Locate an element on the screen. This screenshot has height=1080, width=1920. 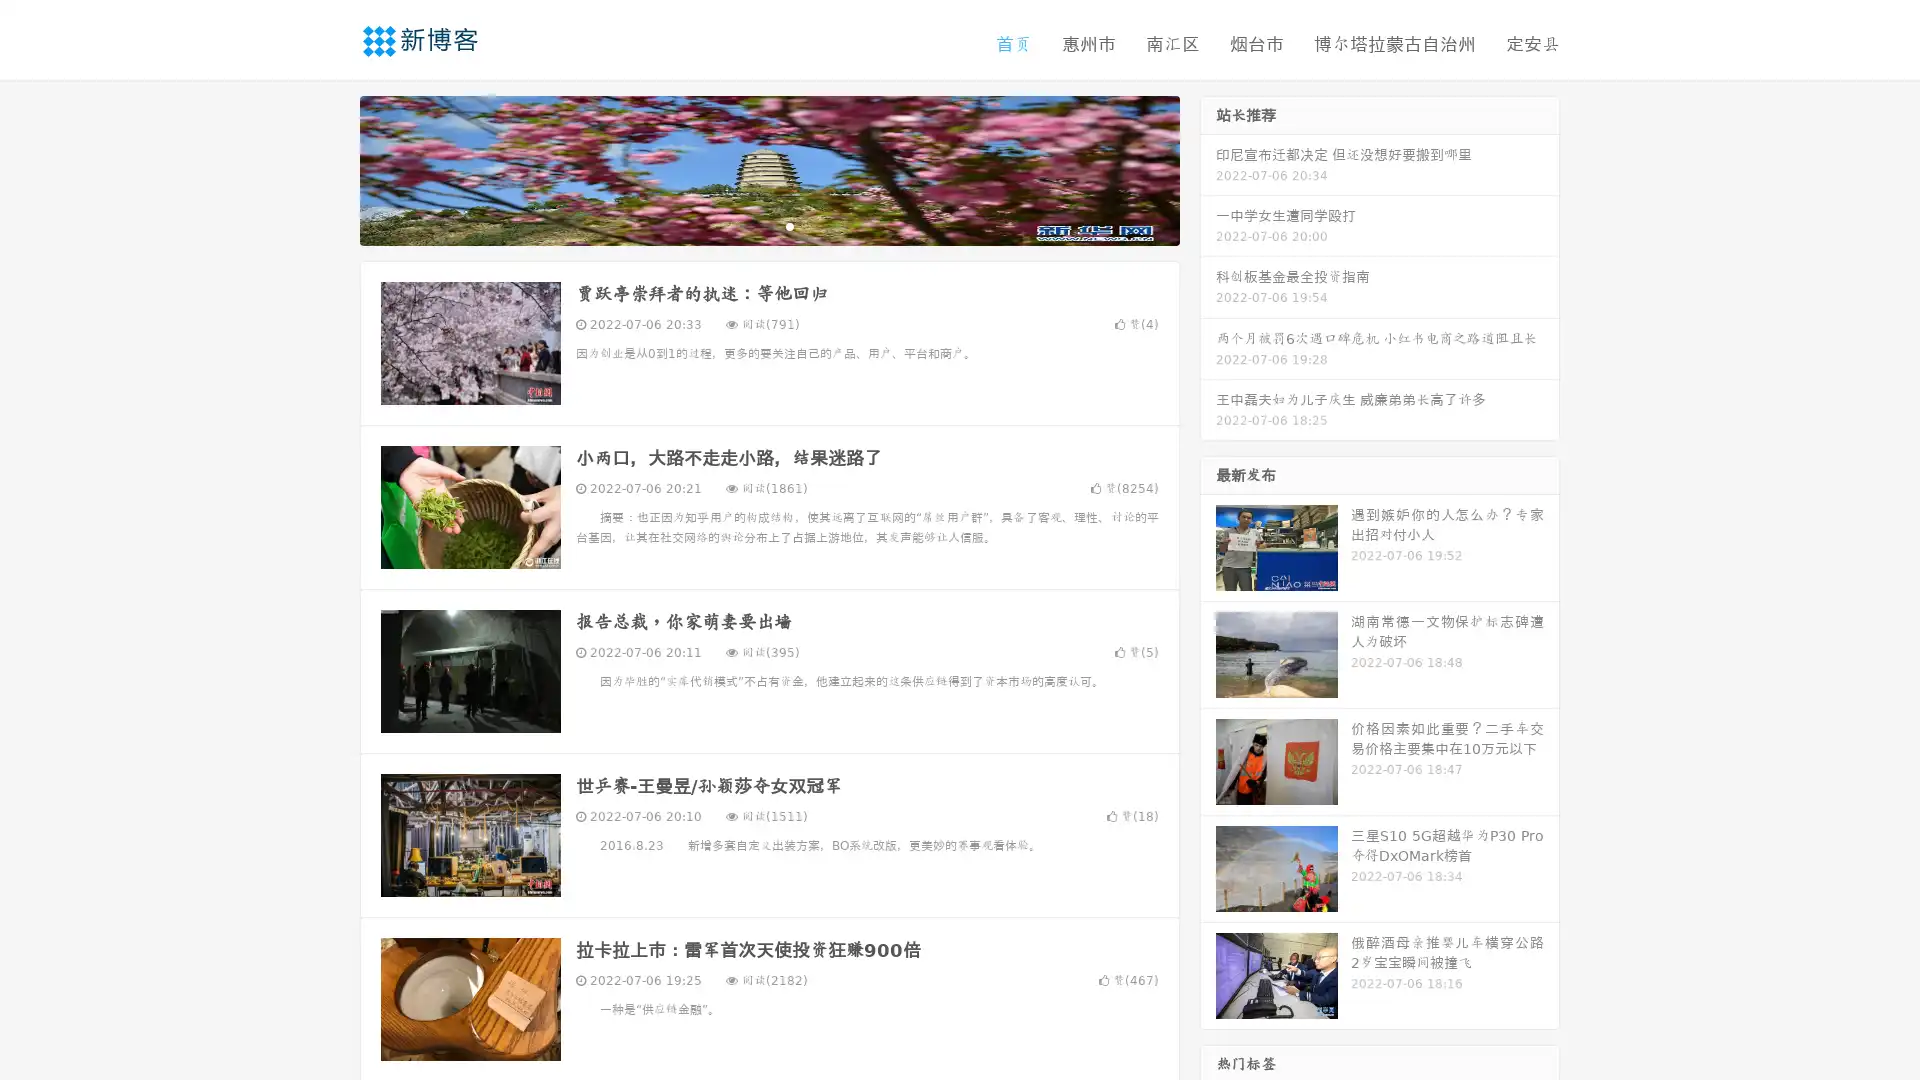
Go to slide 1 is located at coordinates (748, 225).